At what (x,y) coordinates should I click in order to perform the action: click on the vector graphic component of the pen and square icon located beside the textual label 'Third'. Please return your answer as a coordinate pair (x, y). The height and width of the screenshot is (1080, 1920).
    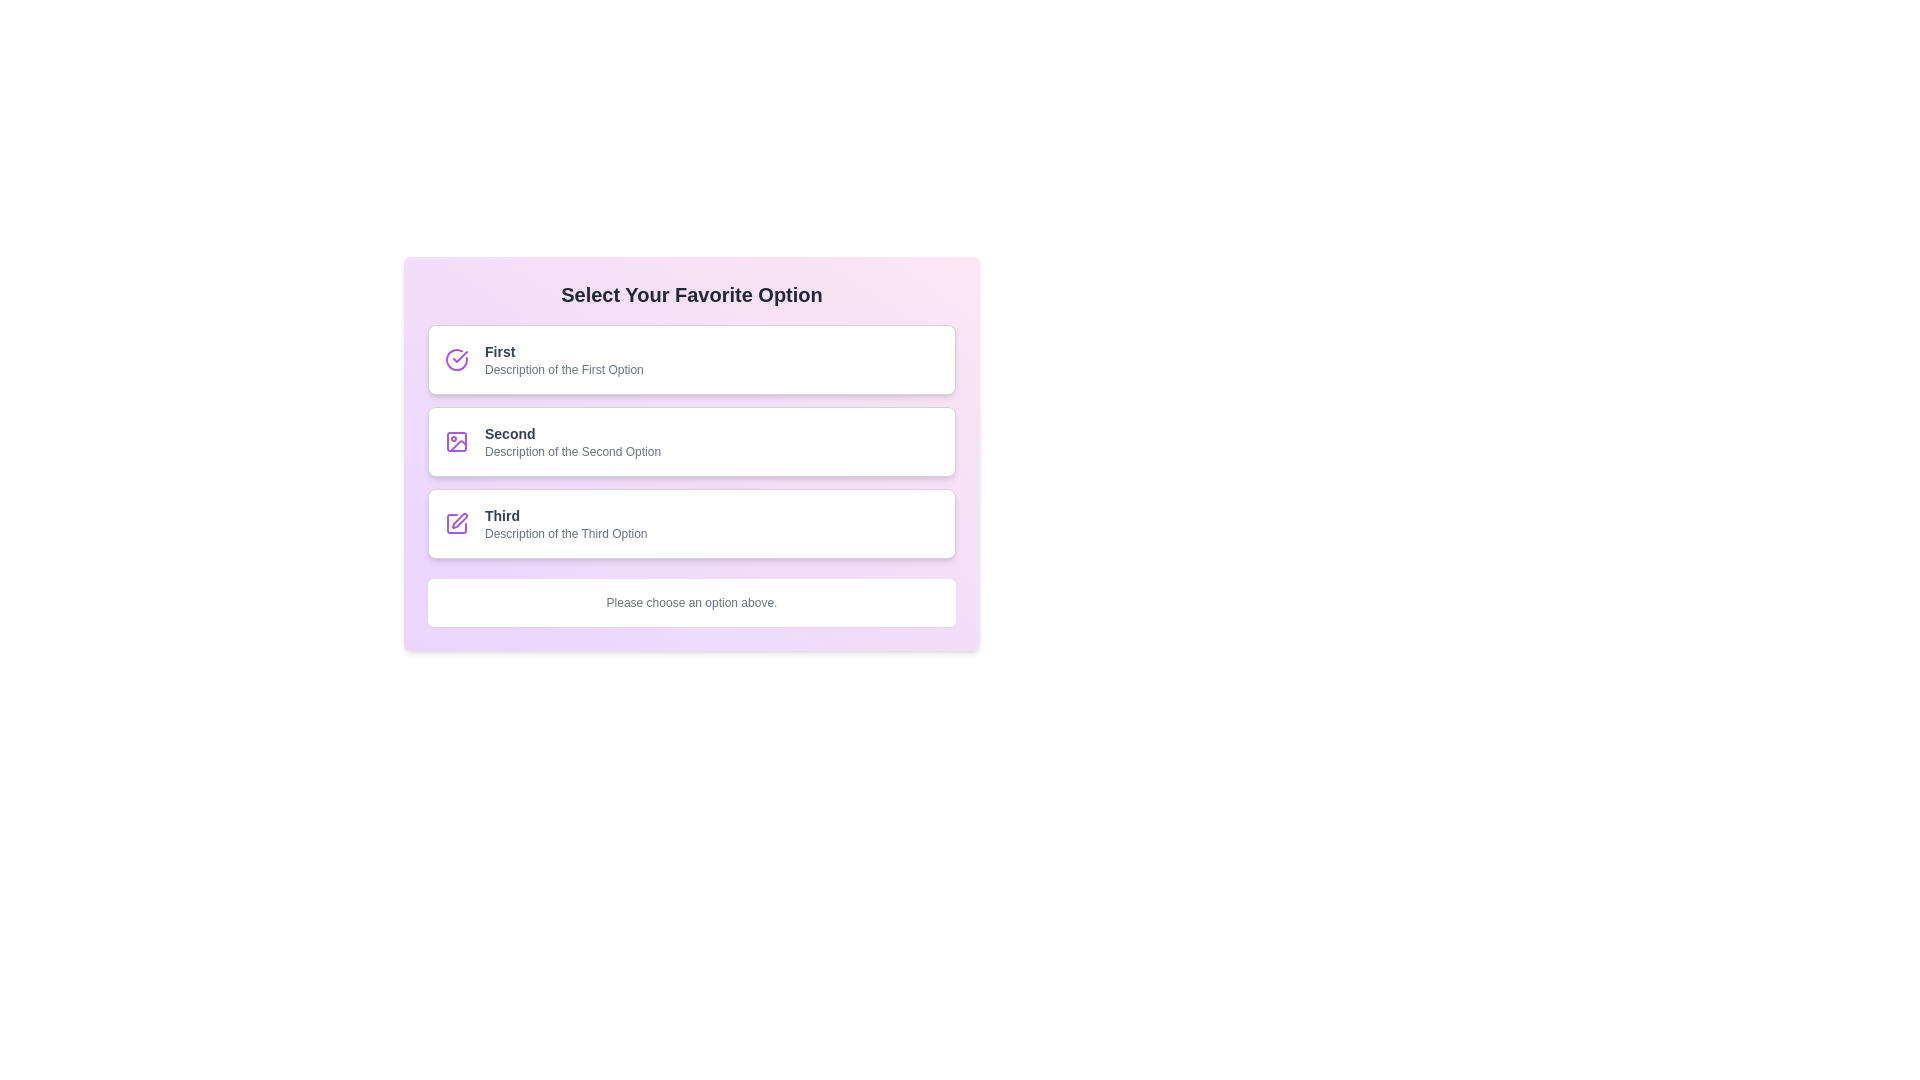
    Looking at the image, I should click on (455, 523).